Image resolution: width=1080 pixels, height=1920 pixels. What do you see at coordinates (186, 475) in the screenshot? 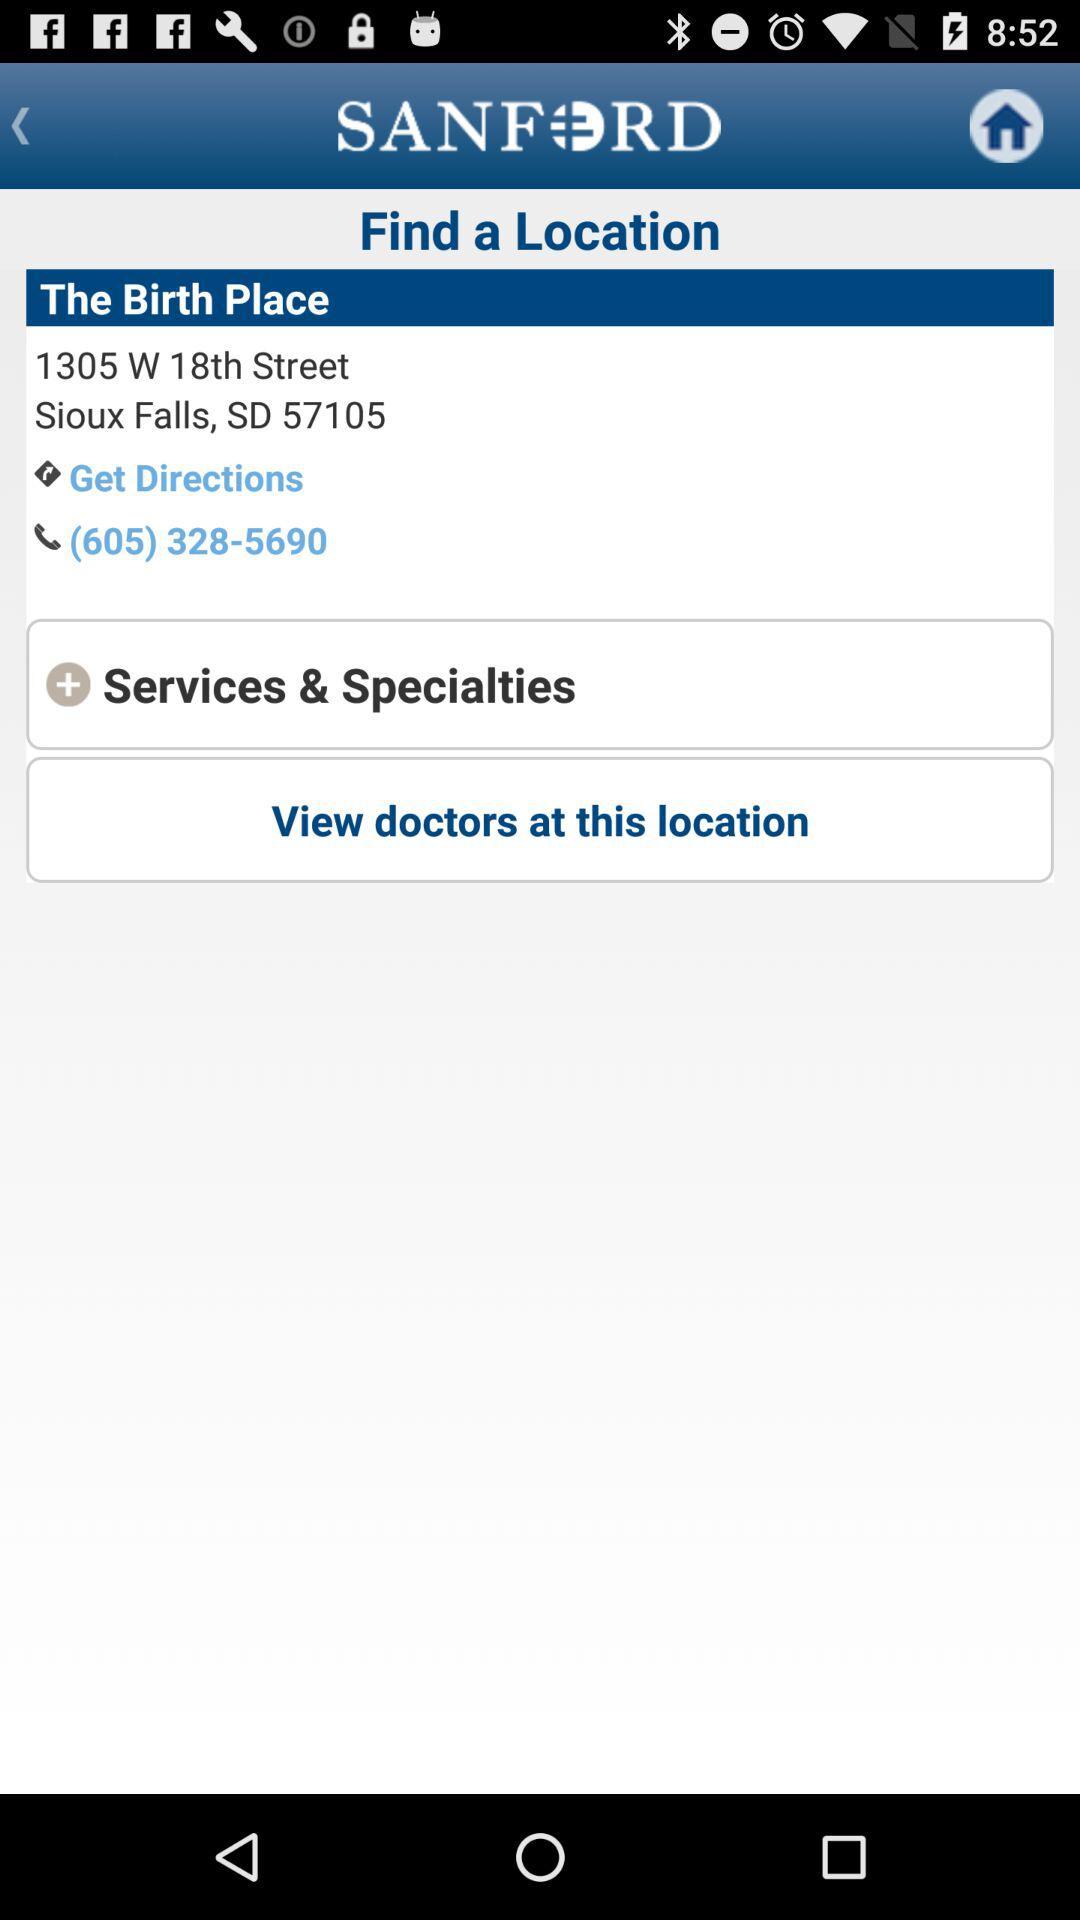
I see `the item above the (605) 328-5690` at bounding box center [186, 475].